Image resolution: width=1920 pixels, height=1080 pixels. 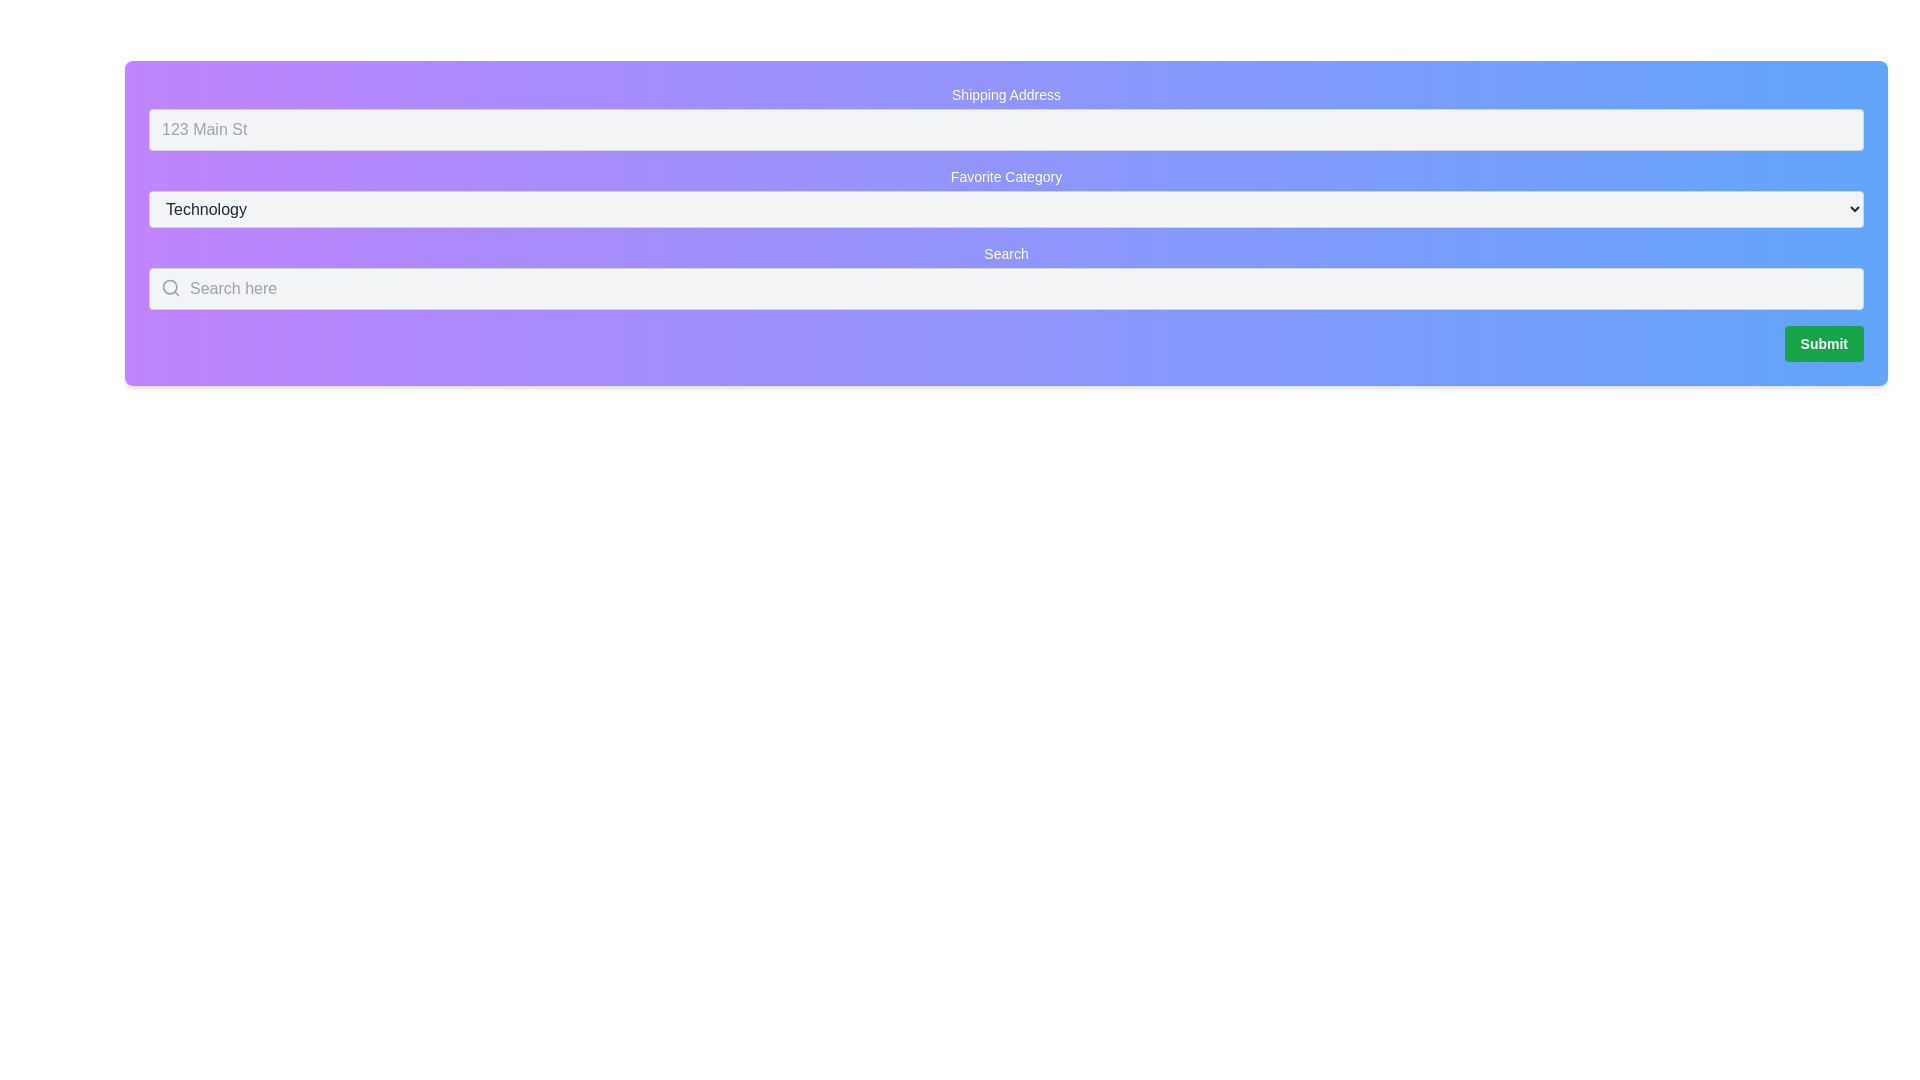 What do you see at coordinates (170, 287) in the screenshot?
I see `the circular graphical element that represents the lens in the magnifying glass icon located in the search bar at the bottom of the form` at bounding box center [170, 287].